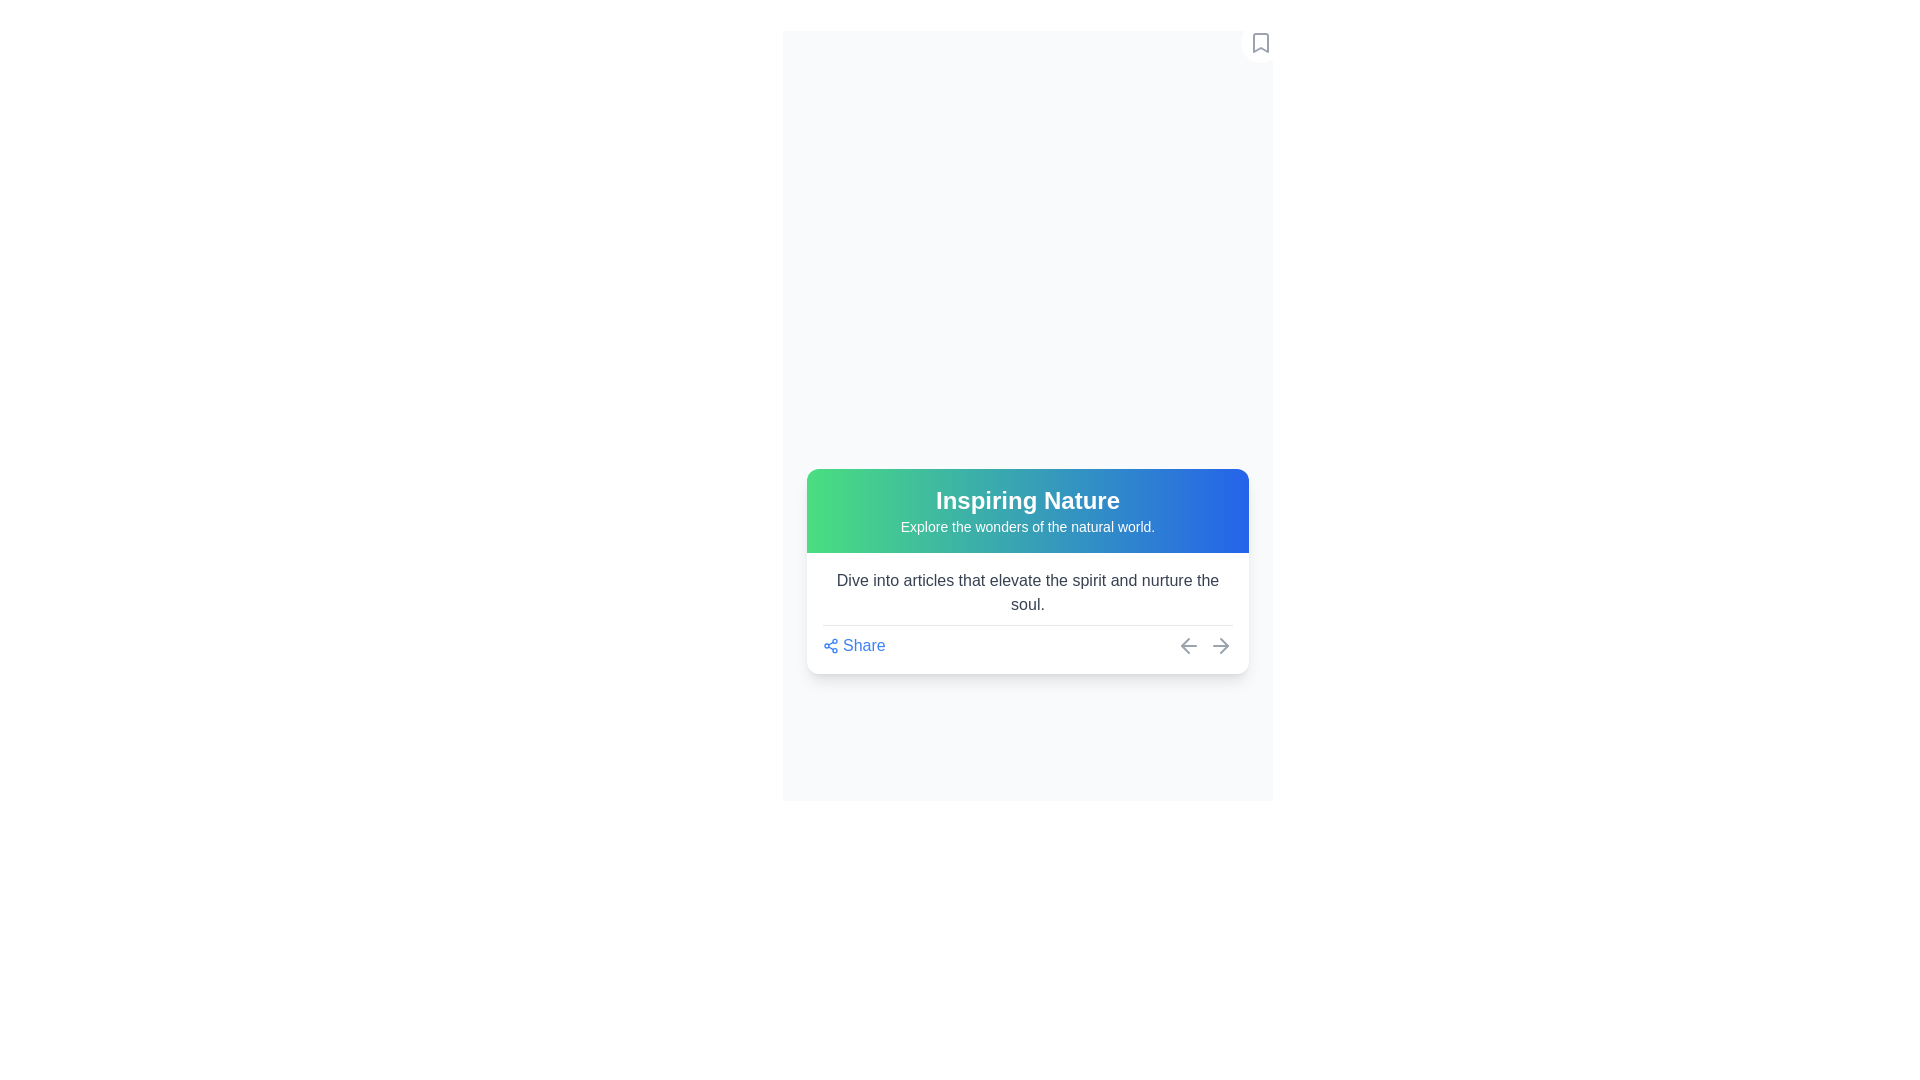 The width and height of the screenshot is (1920, 1080). What do you see at coordinates (1219, 644) in the screenshot?
I see `the navigation button located in the bottom-right corner of the card layout, which is the second and rightmost icon of the navigation arrows` at bounding box center [1219, 644].